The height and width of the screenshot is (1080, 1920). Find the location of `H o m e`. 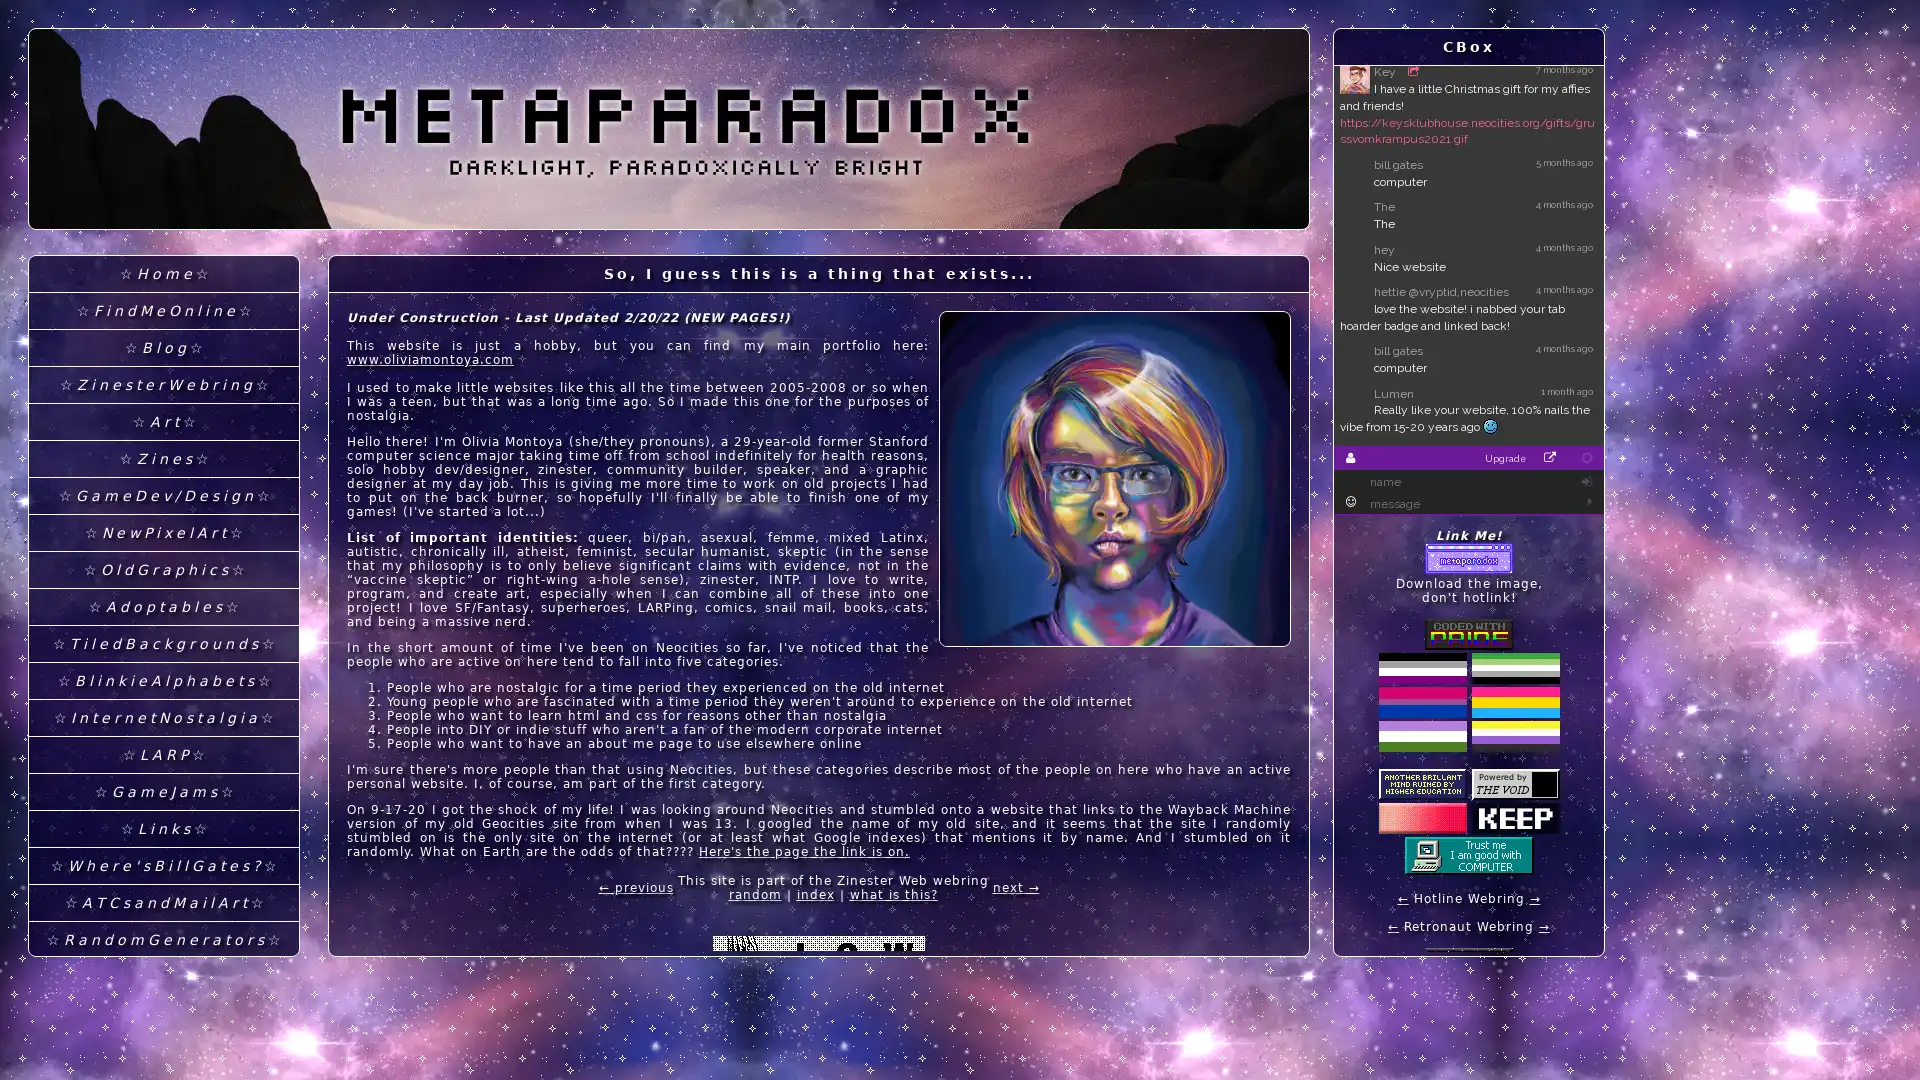

H o m e is located at coordinates (163, 274).